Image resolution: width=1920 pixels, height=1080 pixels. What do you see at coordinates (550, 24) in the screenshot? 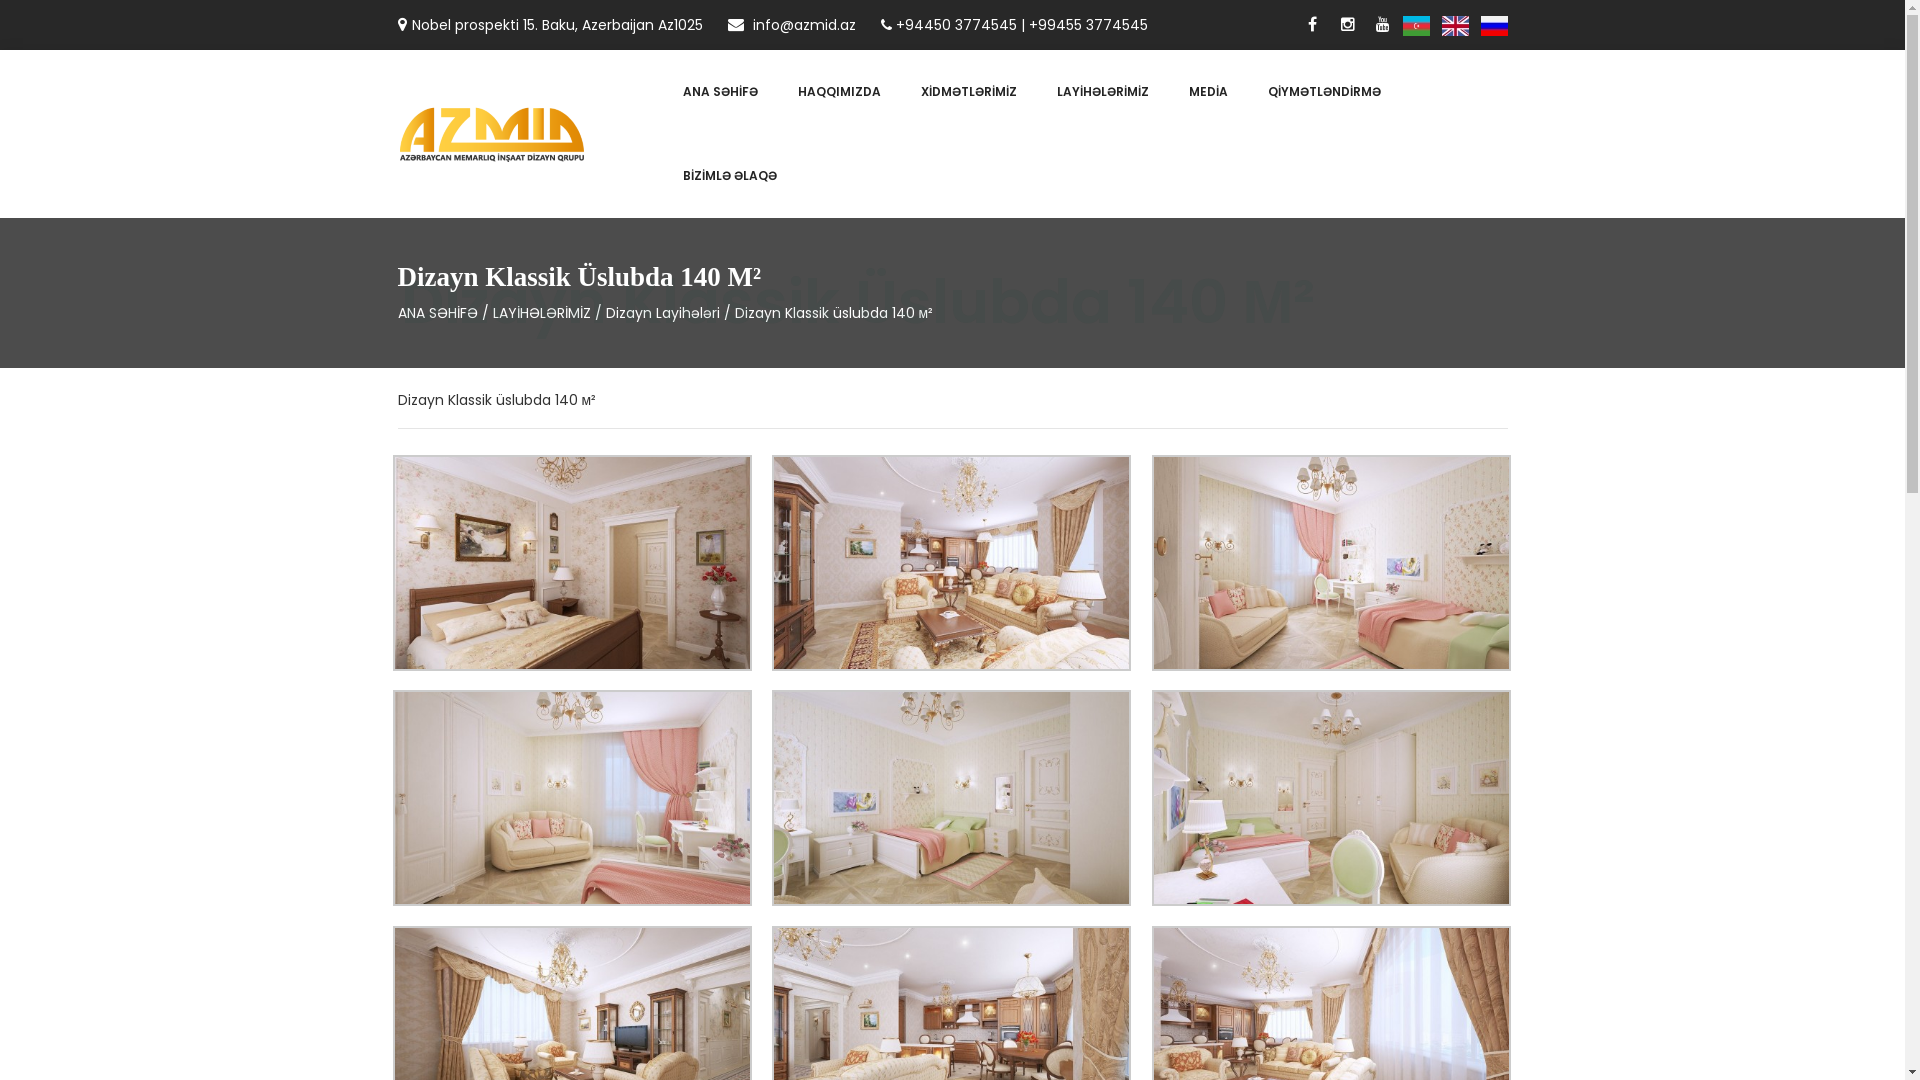
I see `'Nobel prospekti 15. Baku, Azerbaijan Az1025'` at bounding box center [550, 24].